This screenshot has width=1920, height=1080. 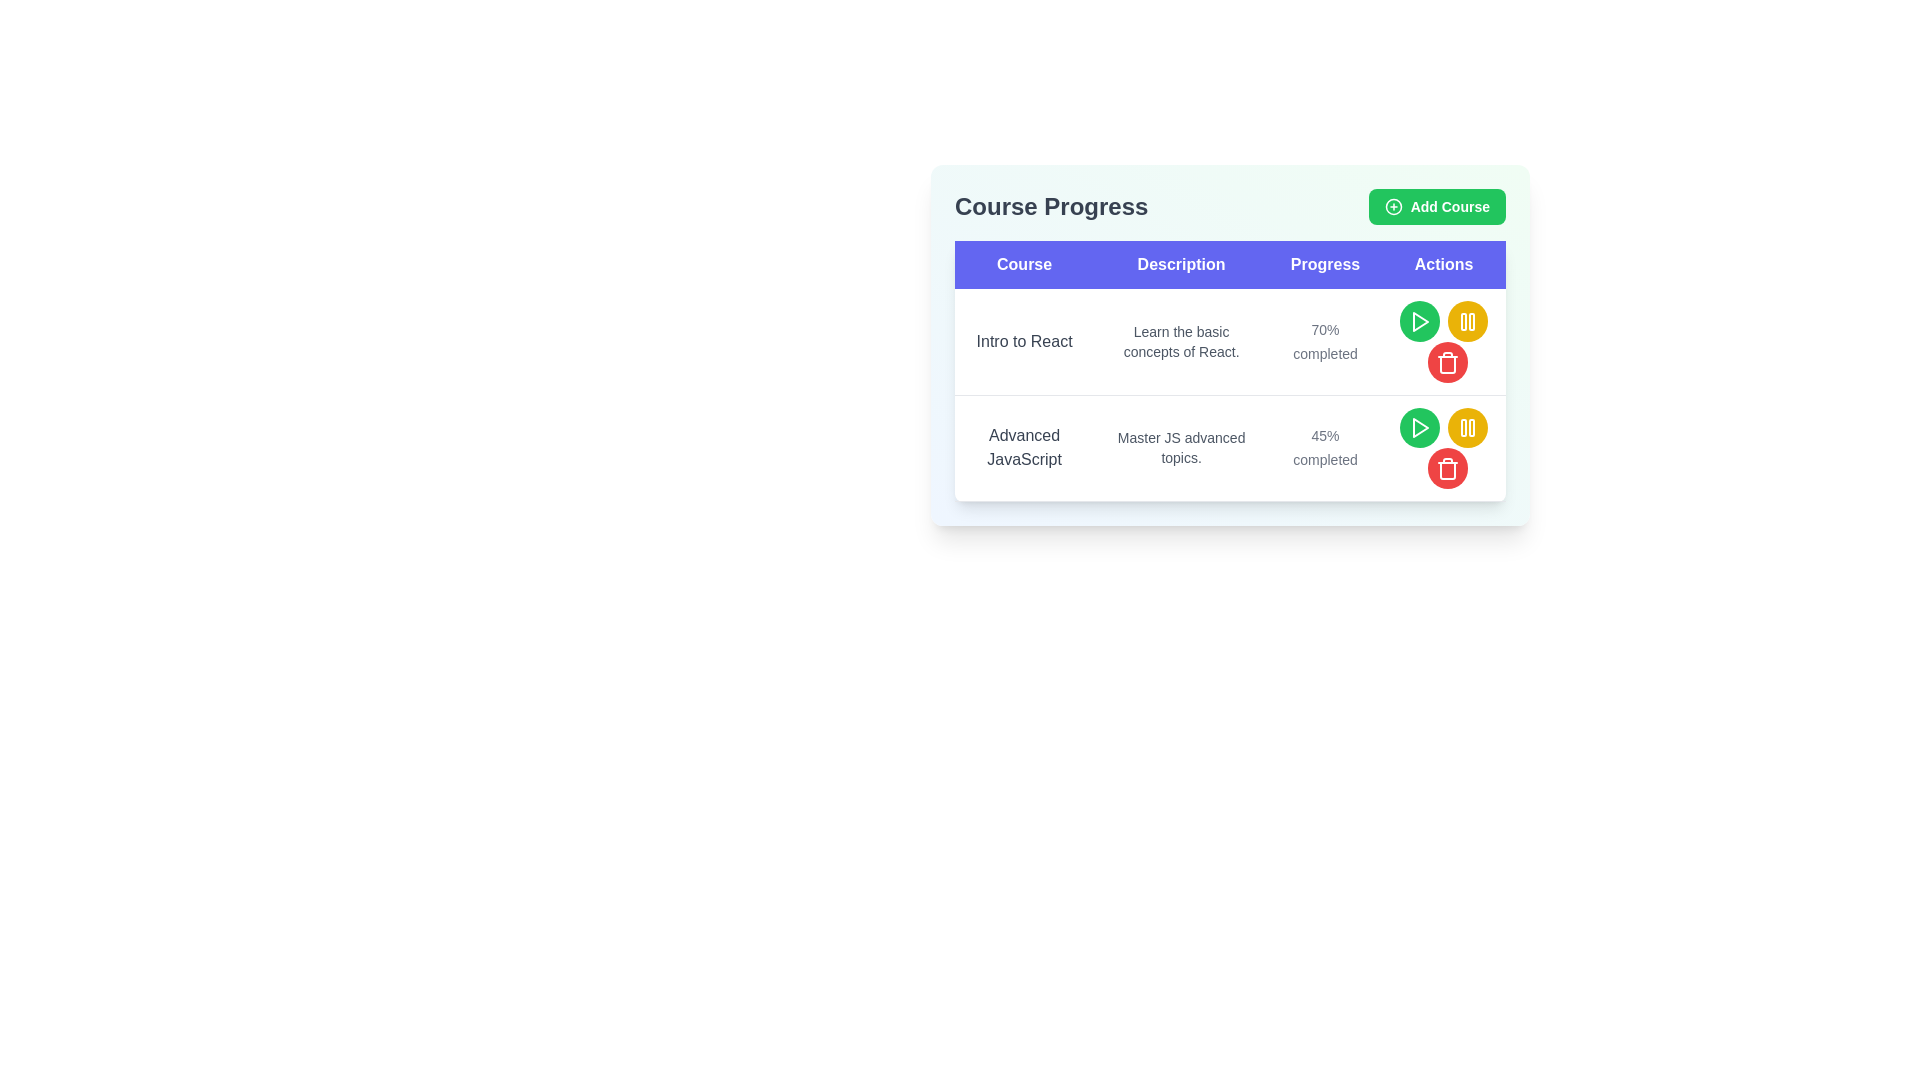 I want to click on the Pause Button located to the right of the 'Actions' column in the second row of the table, so click(x=1468, y=320).